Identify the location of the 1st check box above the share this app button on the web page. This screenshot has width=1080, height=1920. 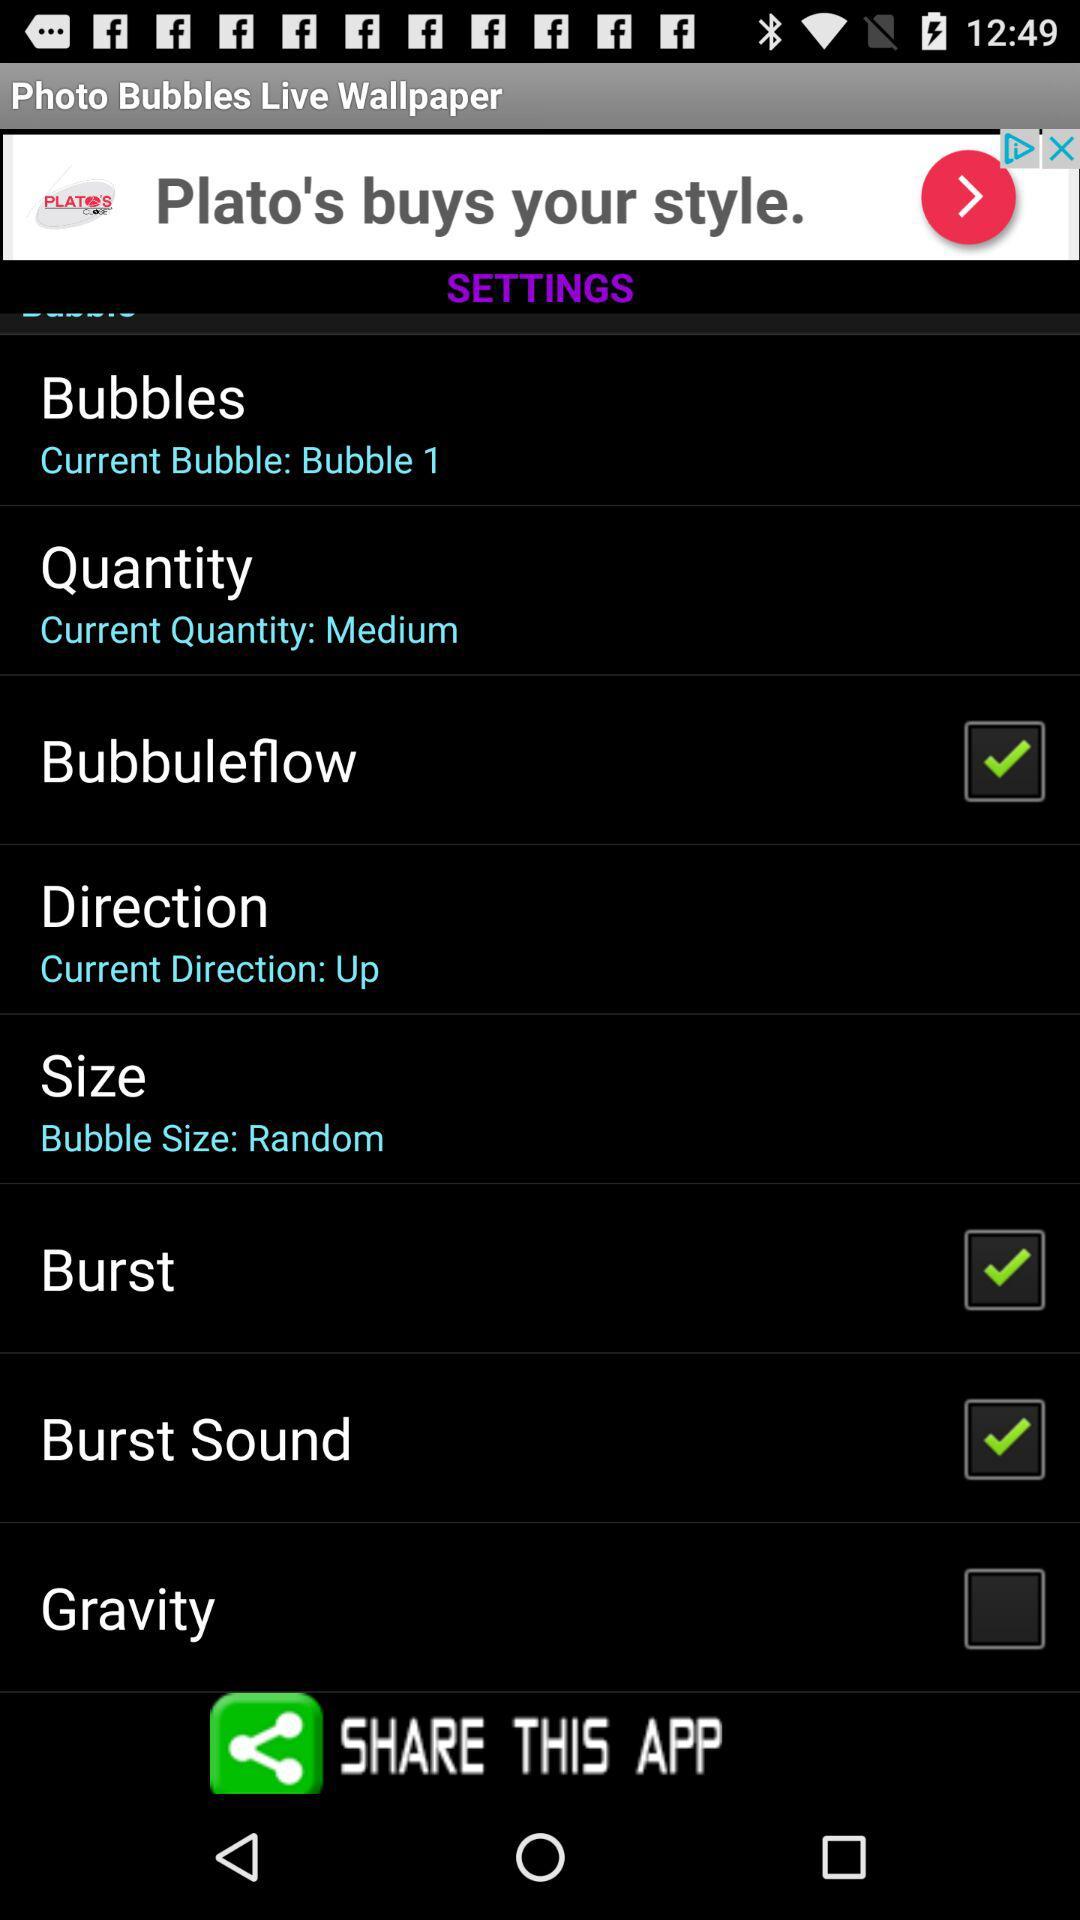
(1003, 1607).